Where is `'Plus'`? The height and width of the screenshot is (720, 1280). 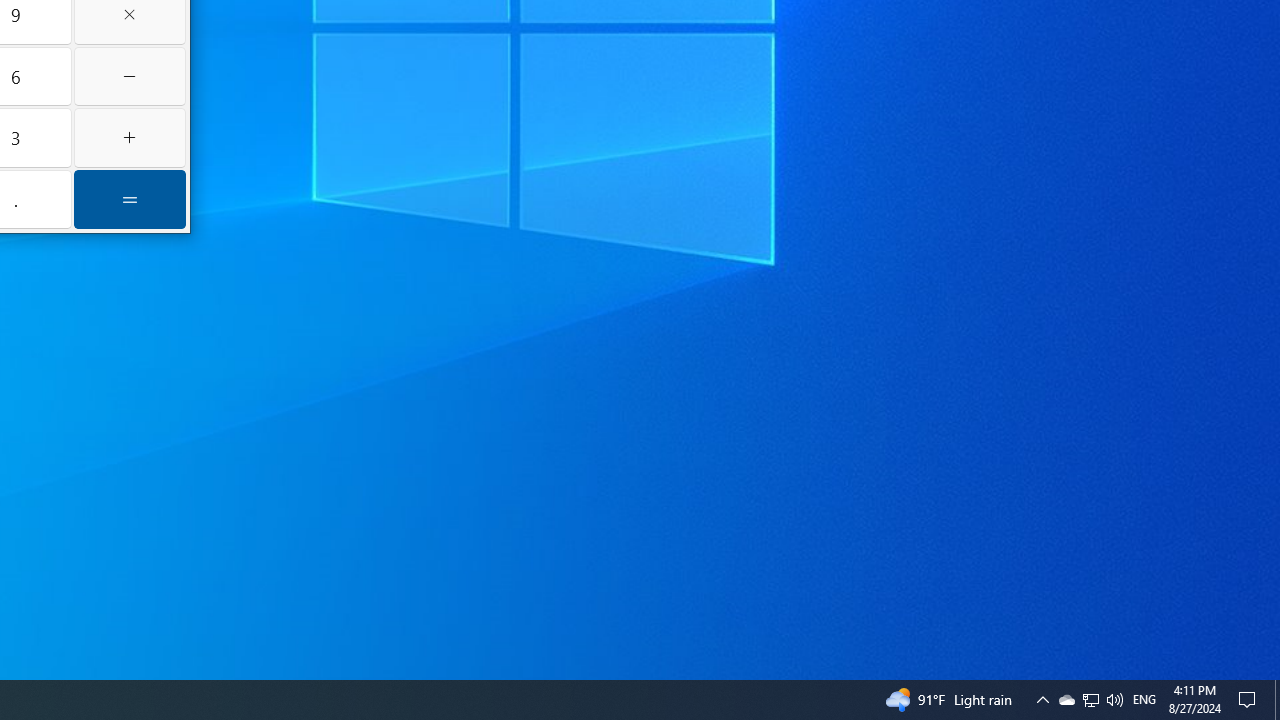
'Plus' is located at coordinates (128, 136).